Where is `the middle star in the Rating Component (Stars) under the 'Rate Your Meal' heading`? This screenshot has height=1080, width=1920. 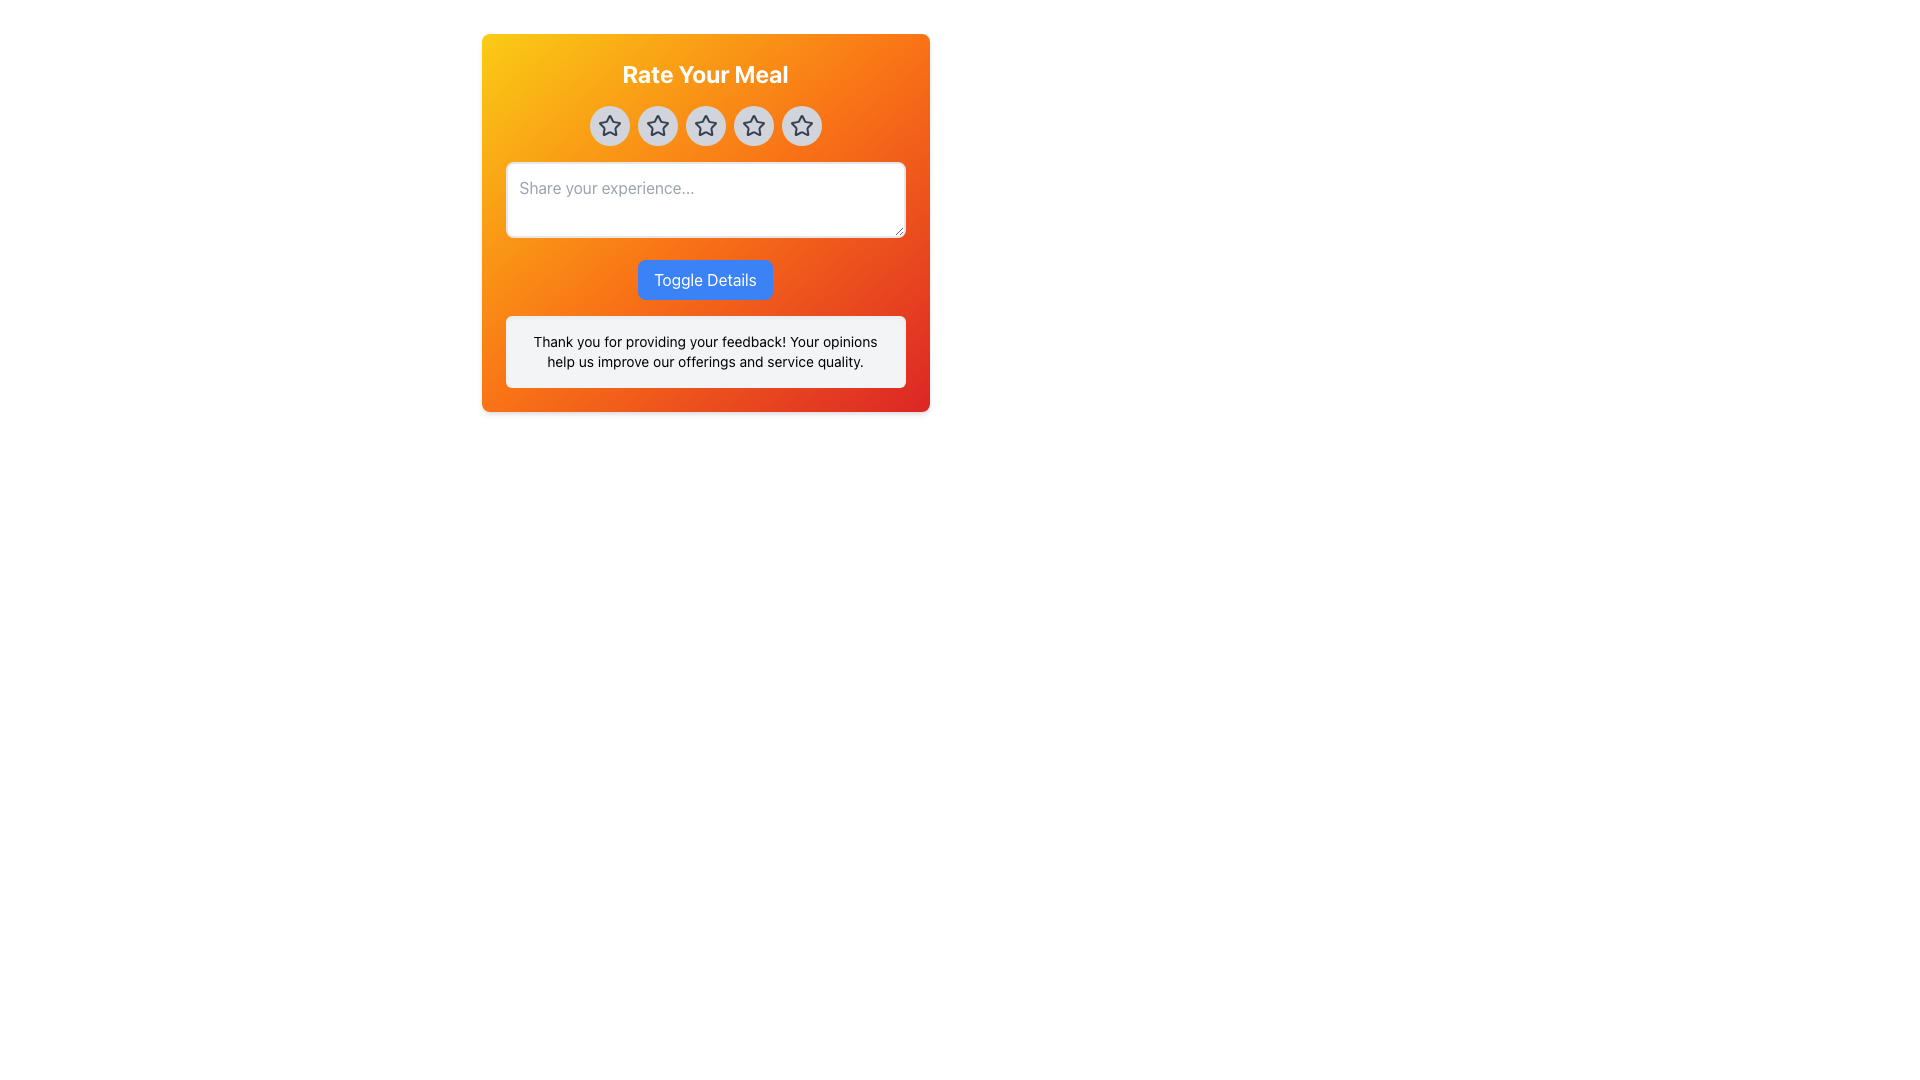 the middle star in the Rating Component (Stars) under the 'Rate Your Meal' heading is located at coordinates (705, 126).